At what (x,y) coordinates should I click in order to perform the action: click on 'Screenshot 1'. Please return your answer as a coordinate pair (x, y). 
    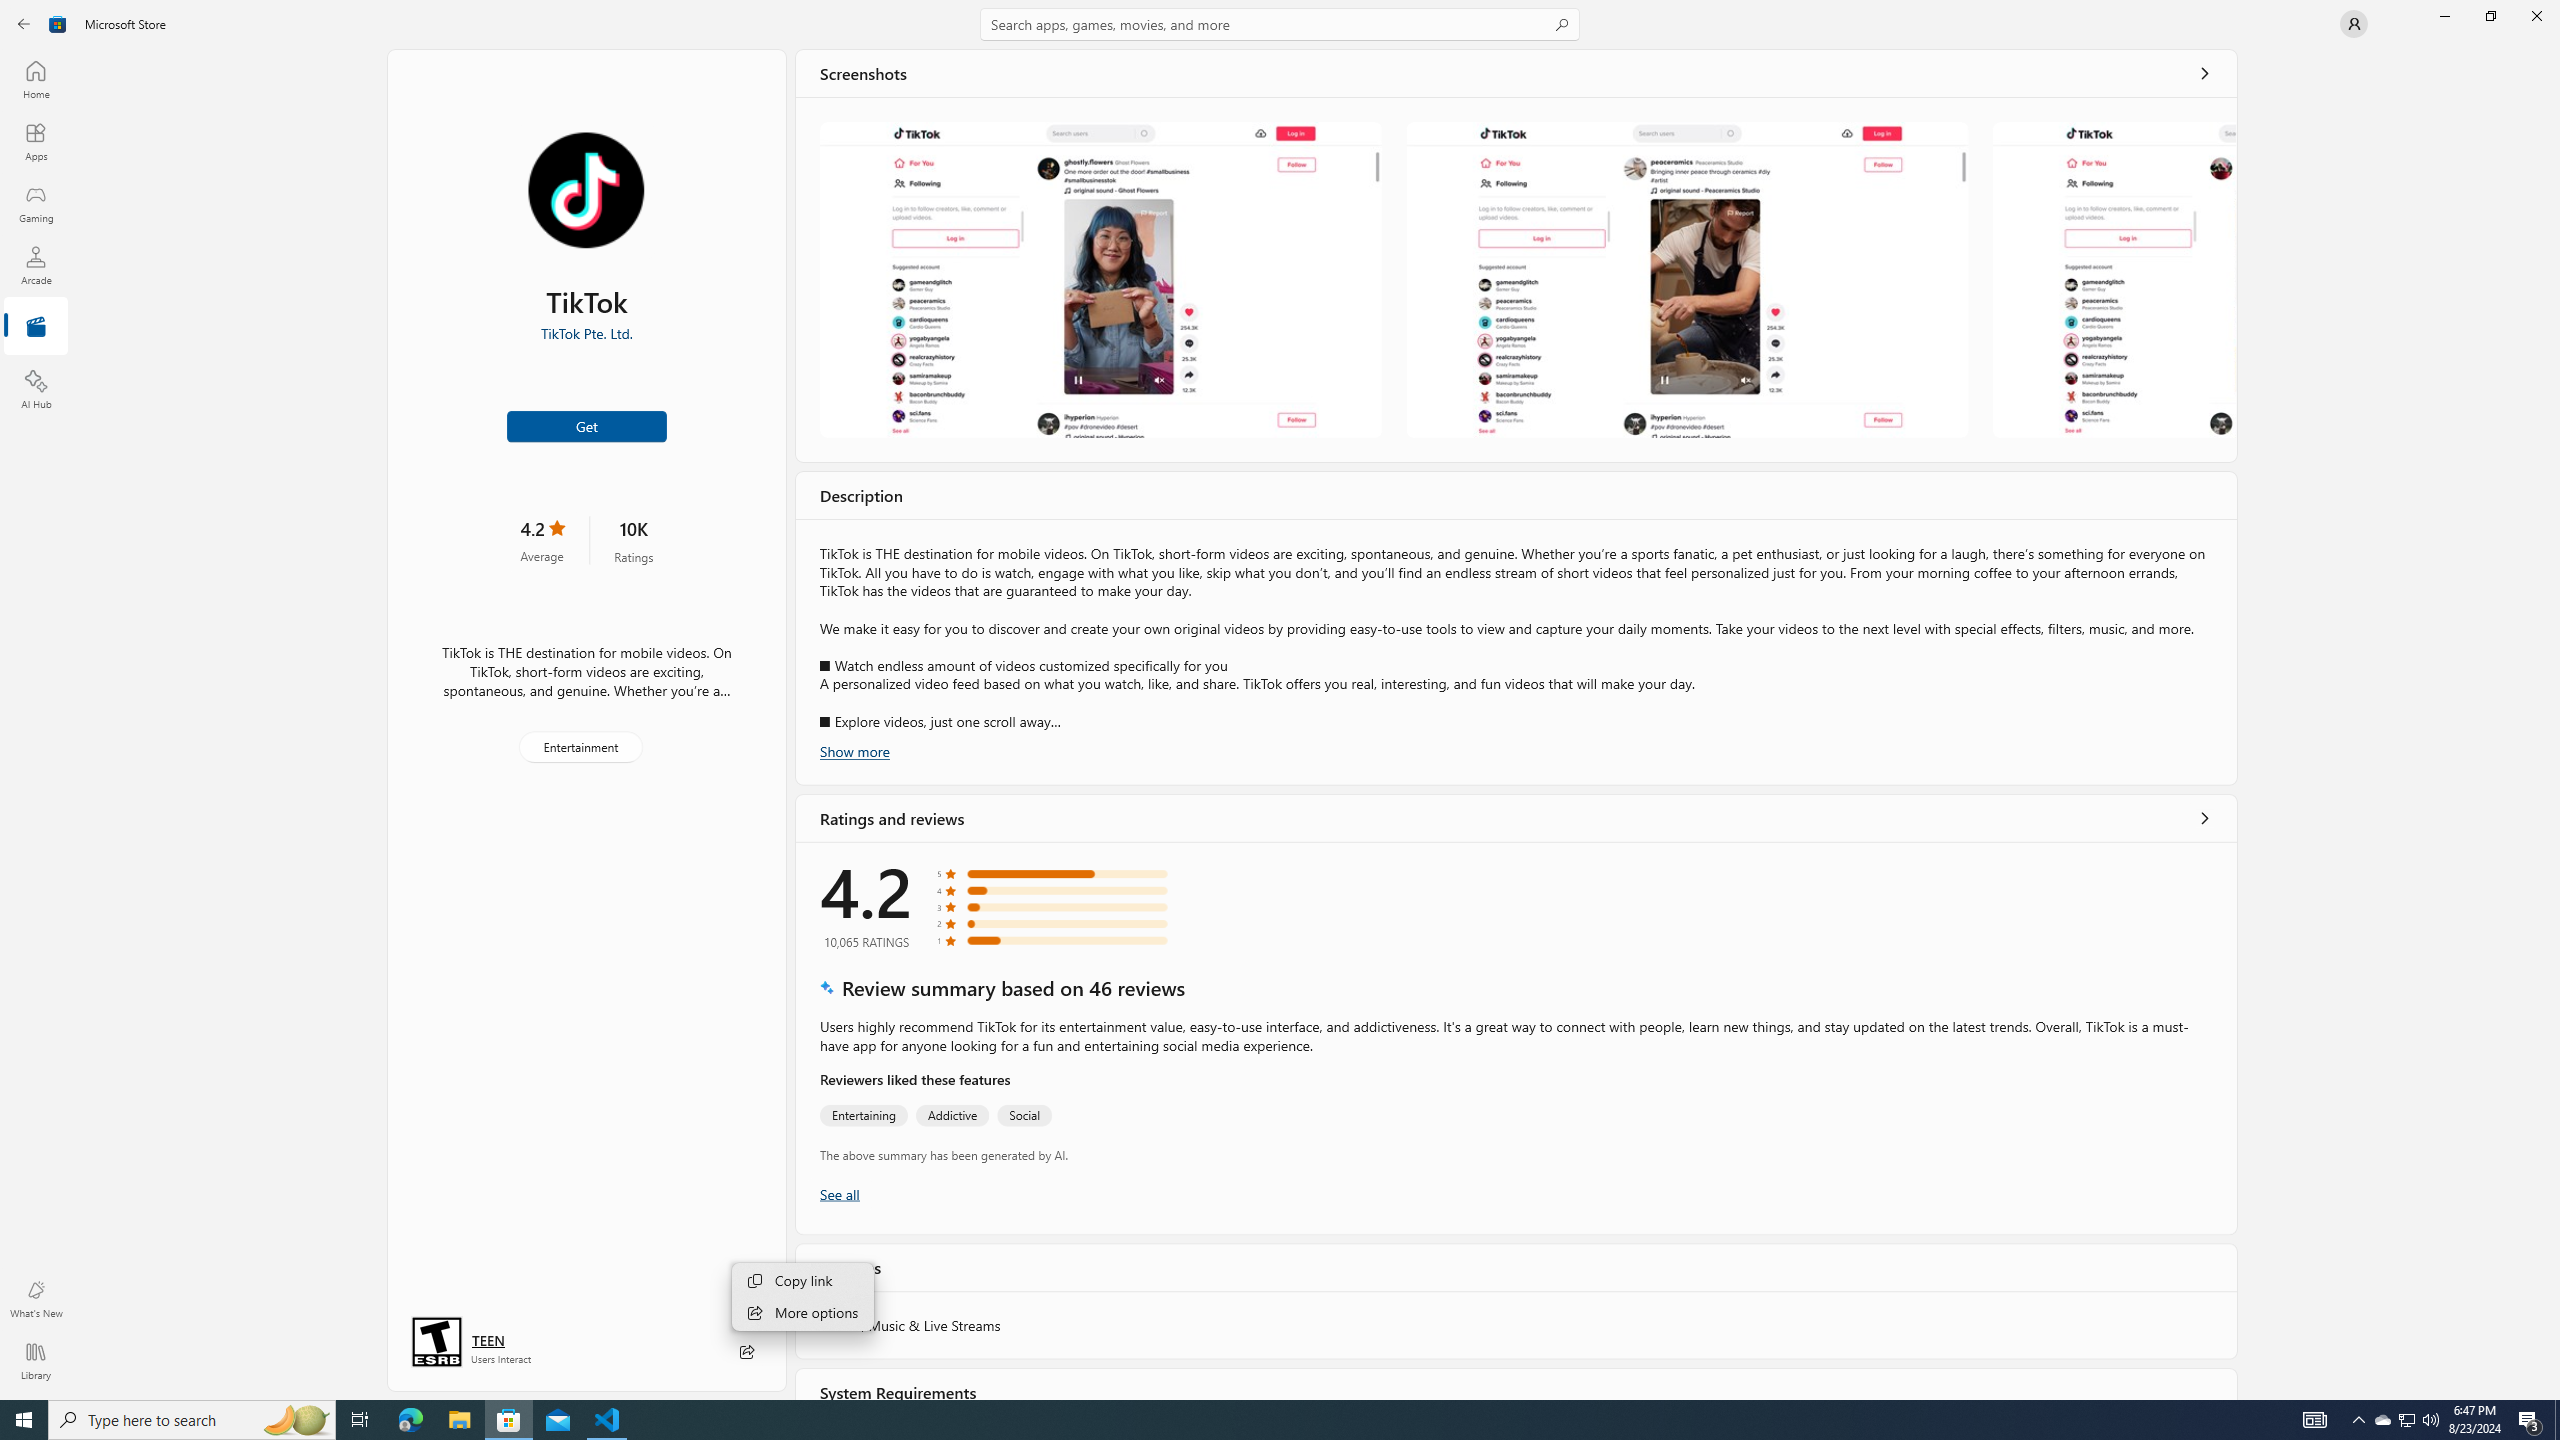
    Looking at the image, I should click on (1100, 279).